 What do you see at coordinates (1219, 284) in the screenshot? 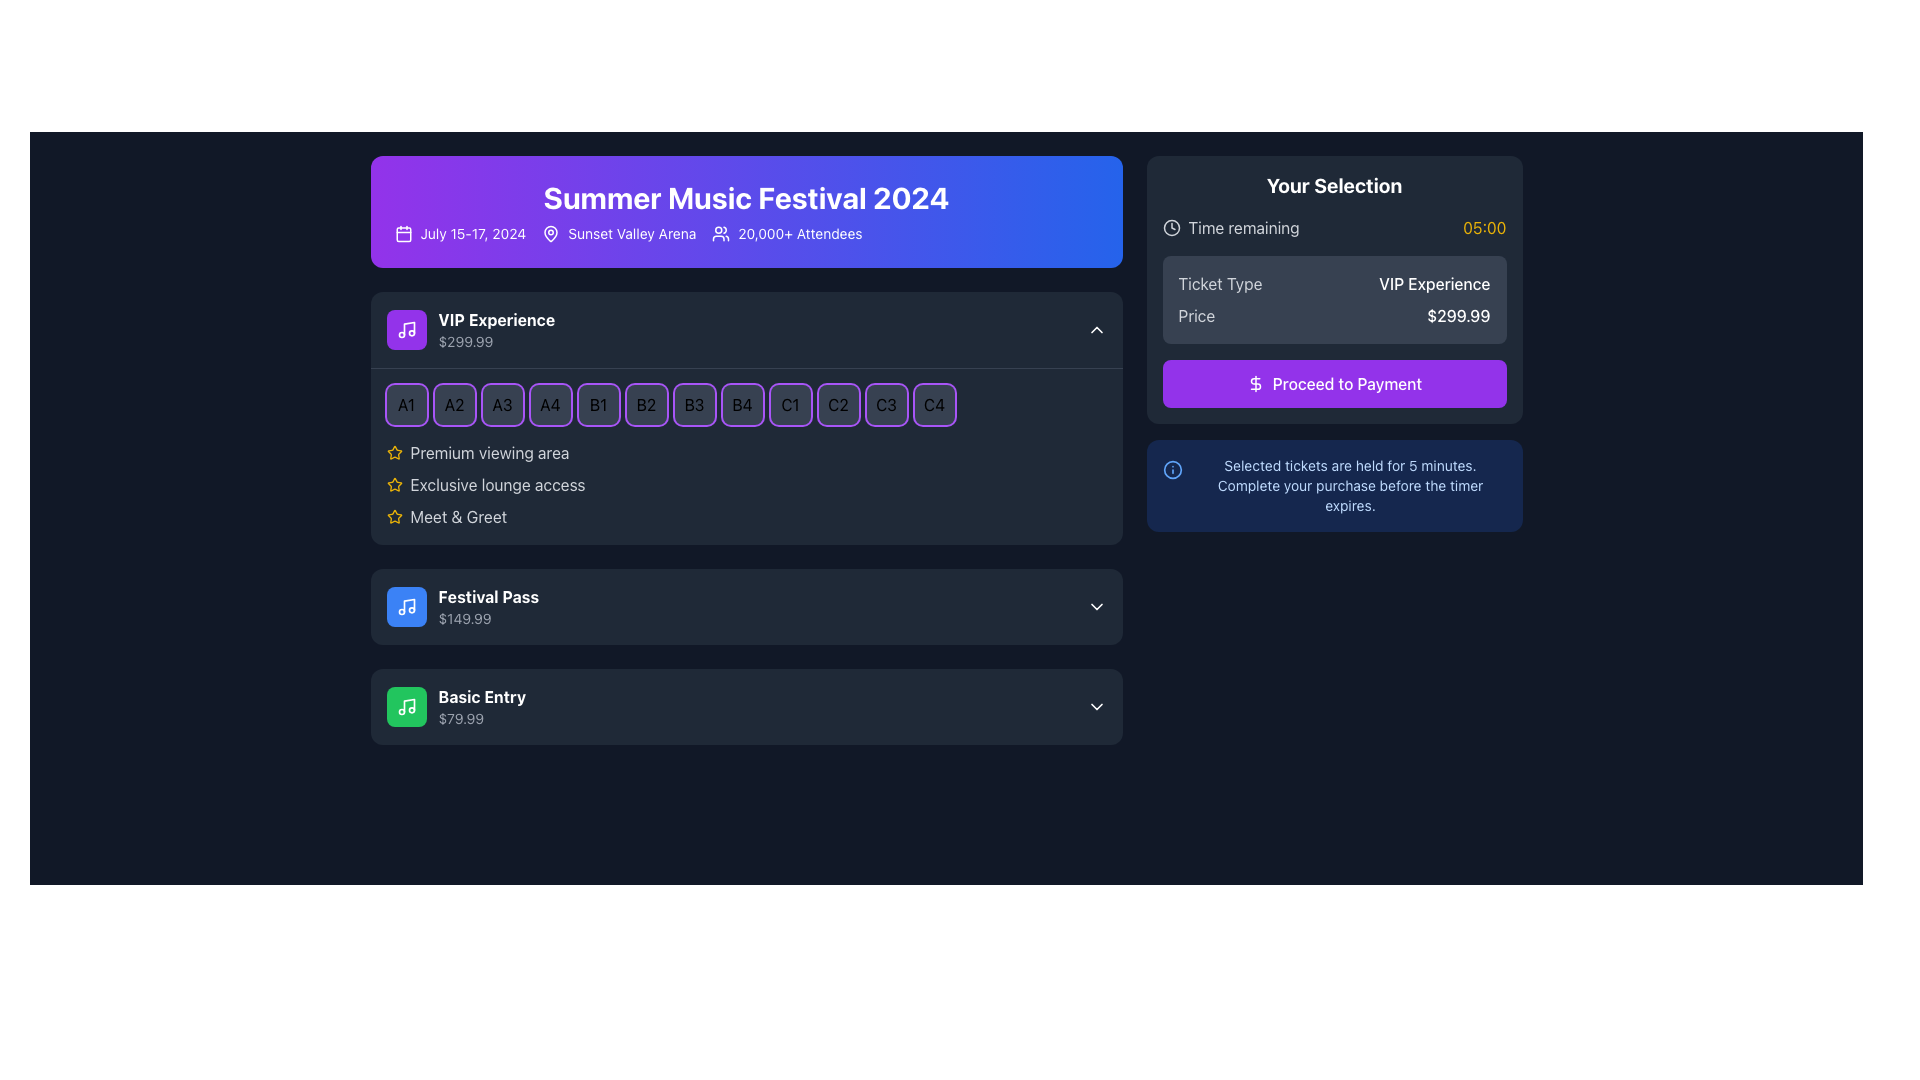
I see `the 'Ticket Type' text label, which is displayed in gray on a dark background, located at the top-left corner of the 'Your Selection' panel` at bounding box center [1219, 284].